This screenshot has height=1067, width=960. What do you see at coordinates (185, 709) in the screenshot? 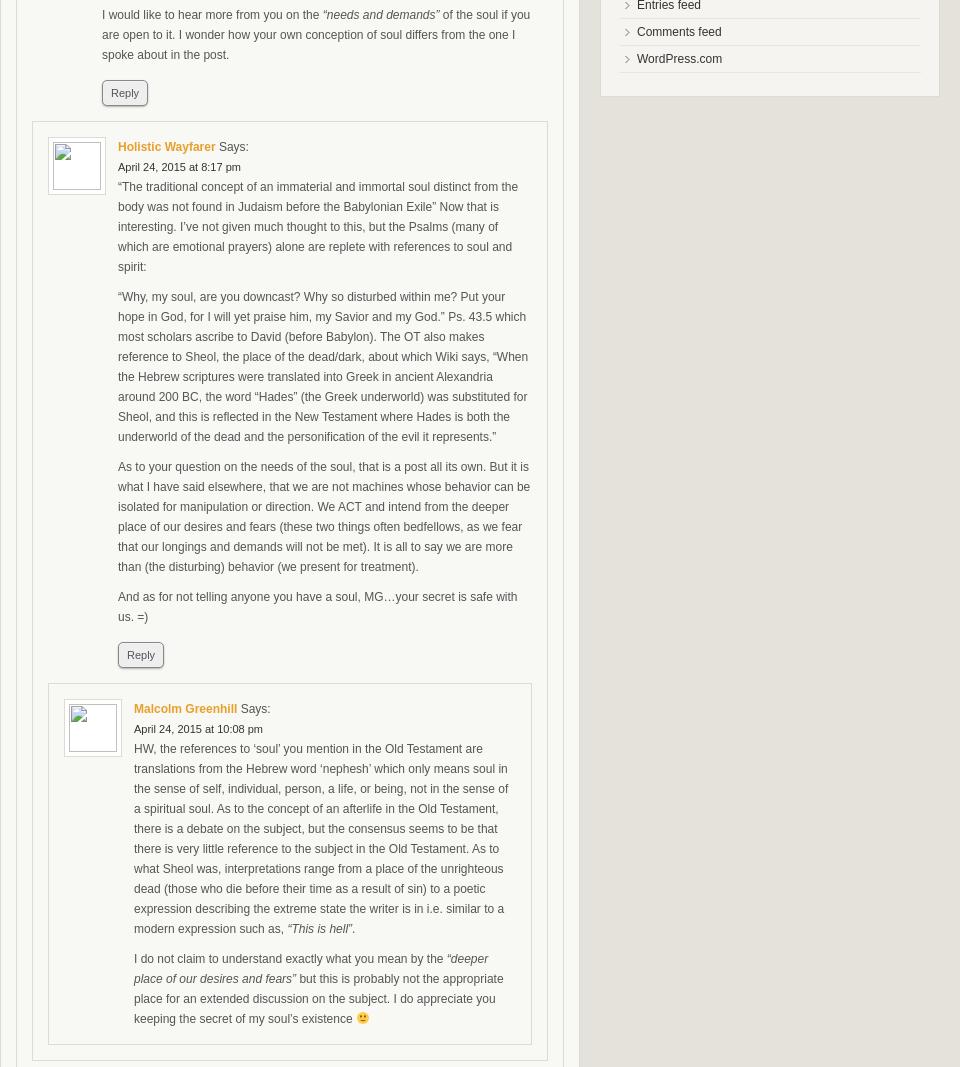
I see `'Malcolm Greenhill'` at bounding box center [185, 709].